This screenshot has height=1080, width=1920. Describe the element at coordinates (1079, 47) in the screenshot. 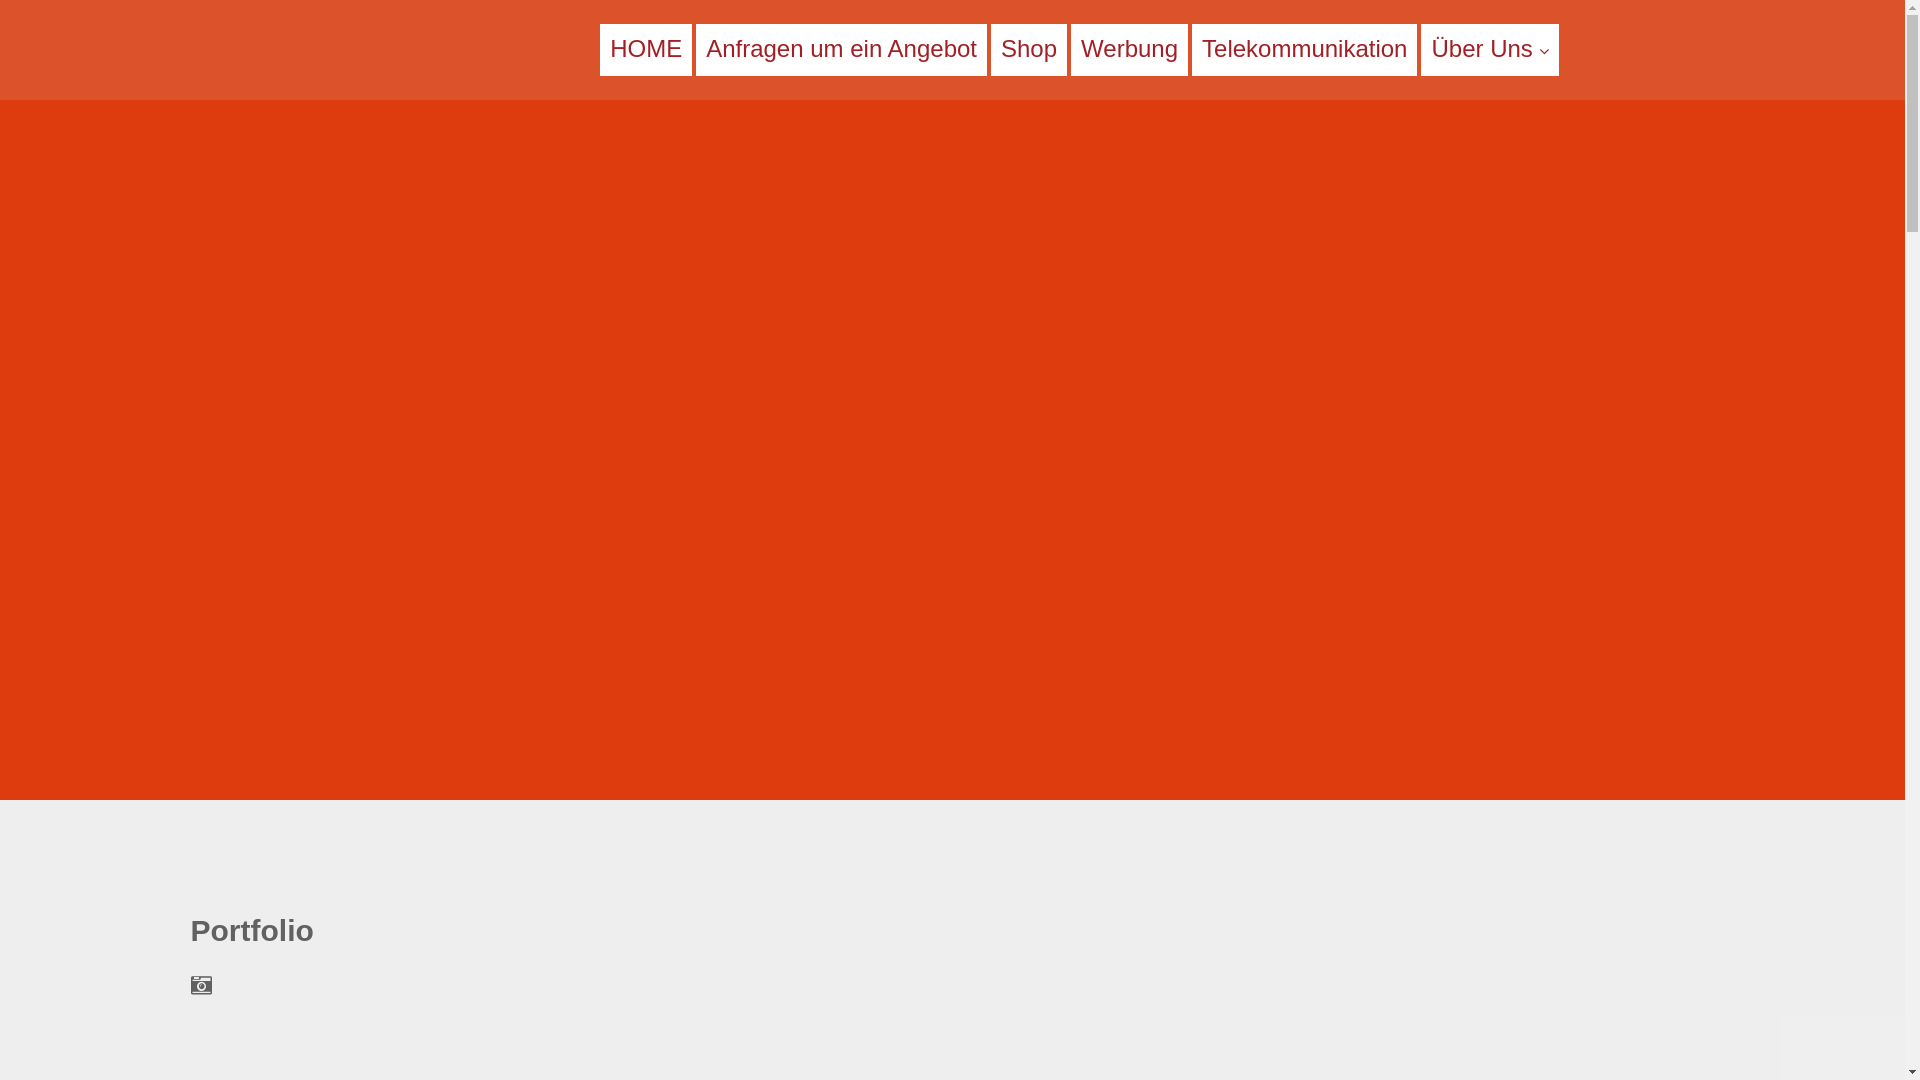

I see `'Werbung'` at that location.